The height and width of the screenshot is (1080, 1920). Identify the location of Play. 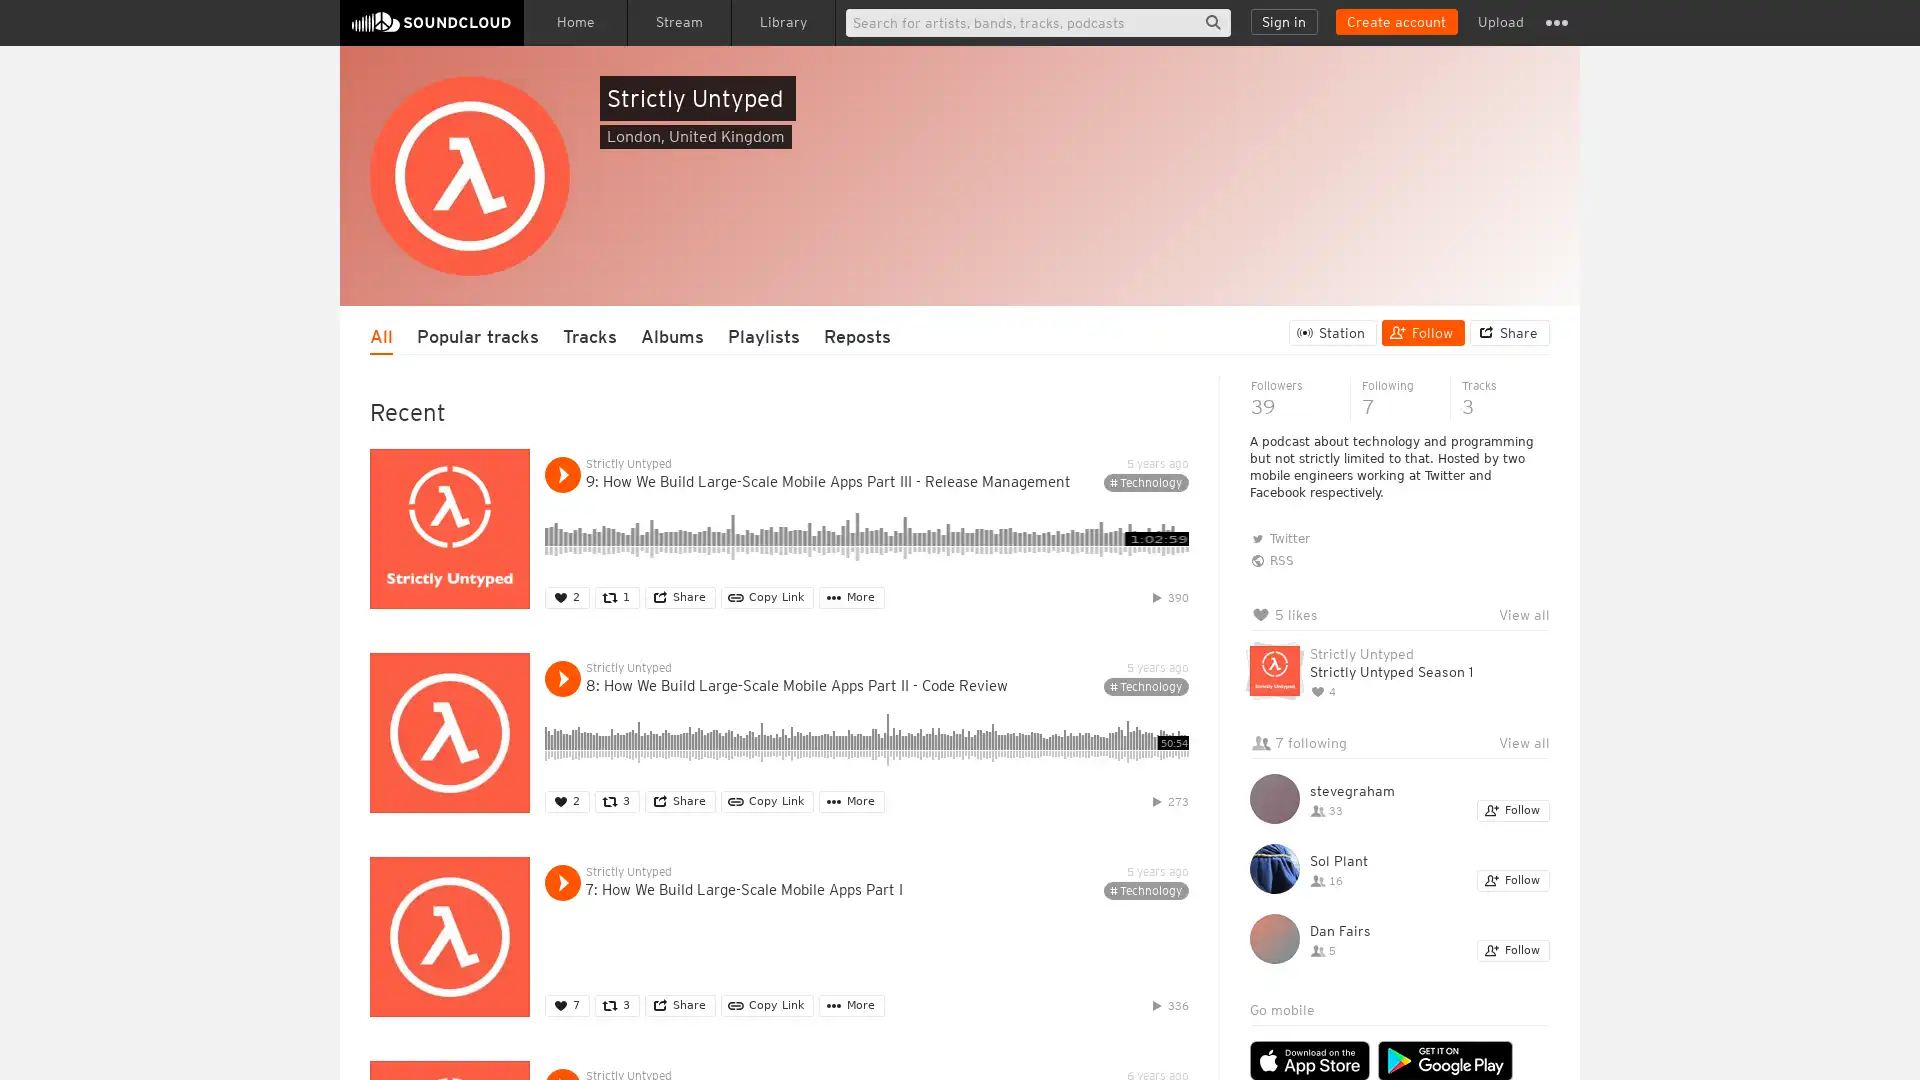
(561, 677).